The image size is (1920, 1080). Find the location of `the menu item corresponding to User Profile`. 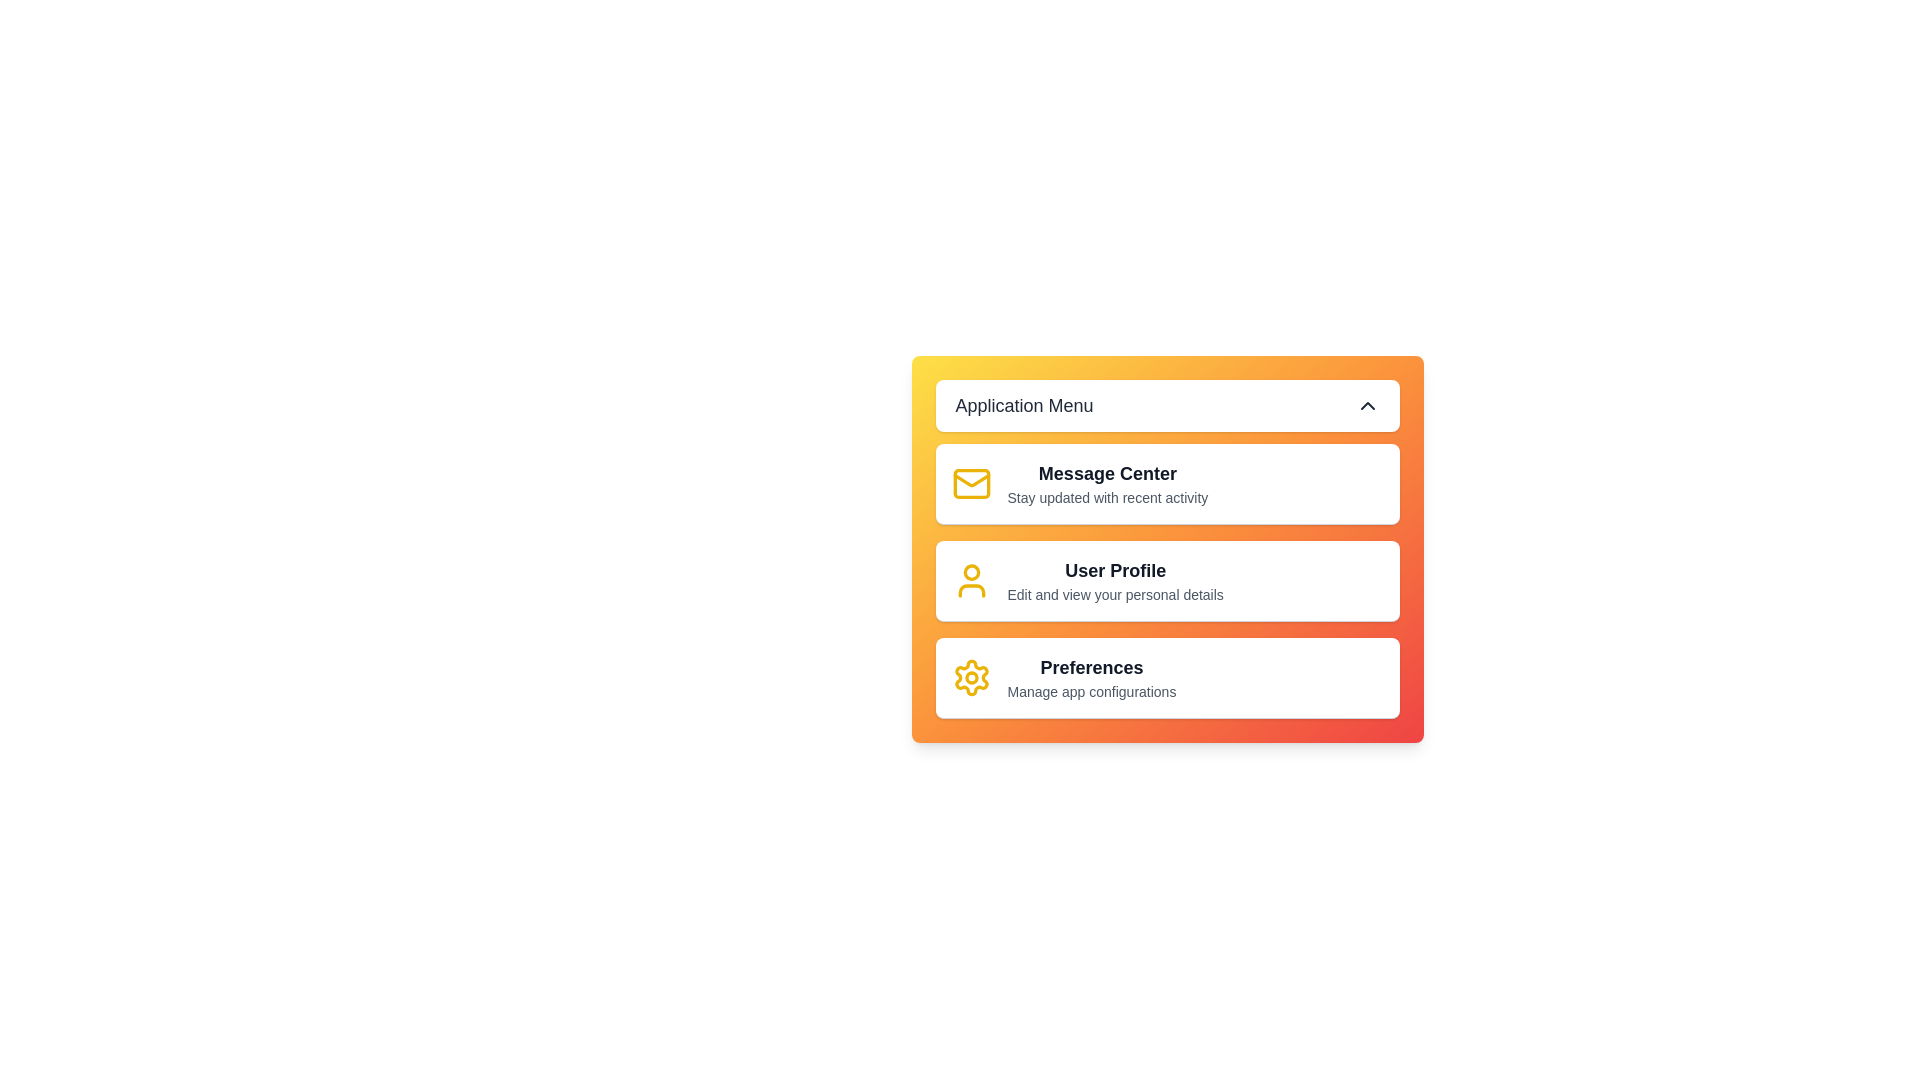

the menu item corresponding to User Profile is located at coordinates (1167, 581).